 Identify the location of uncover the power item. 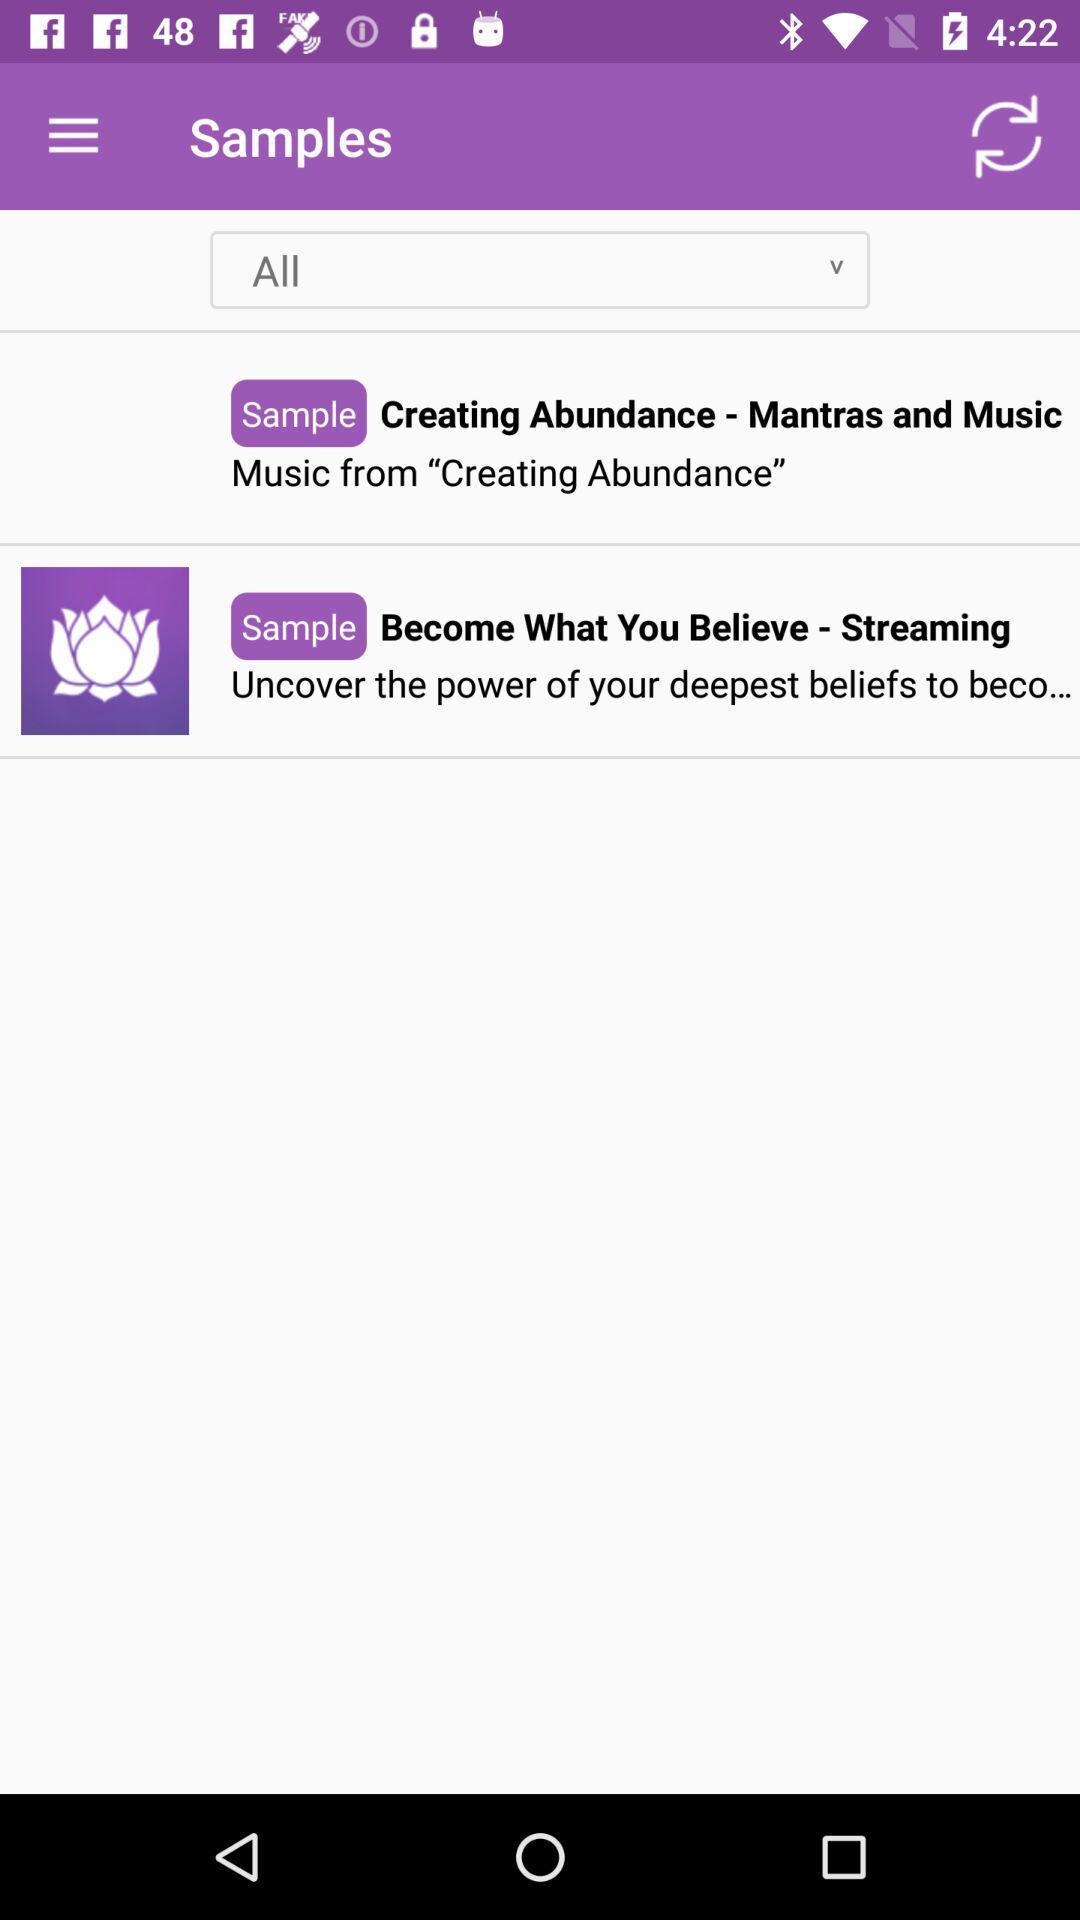
(655, 684).